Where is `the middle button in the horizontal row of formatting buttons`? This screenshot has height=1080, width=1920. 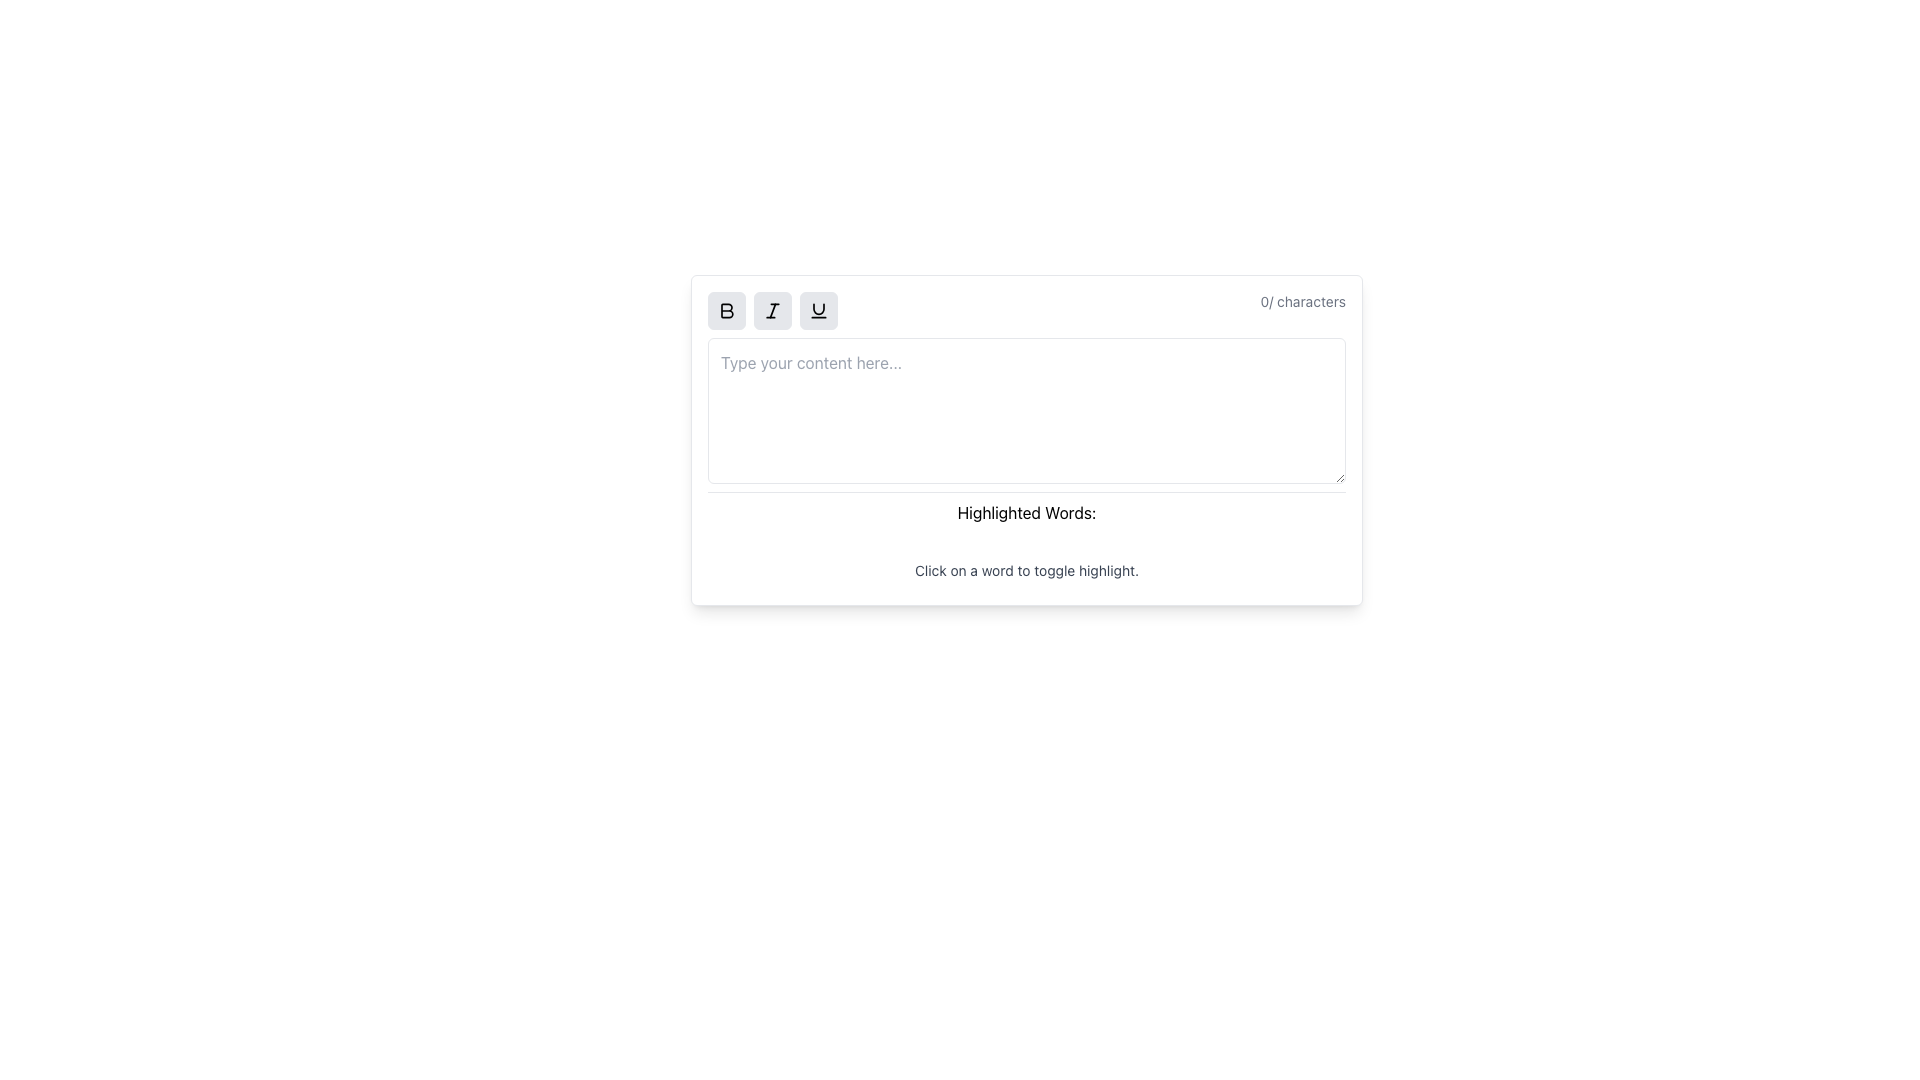 the middle button in the horizontal row of formatting buttons is located at coordinates (771, 311).